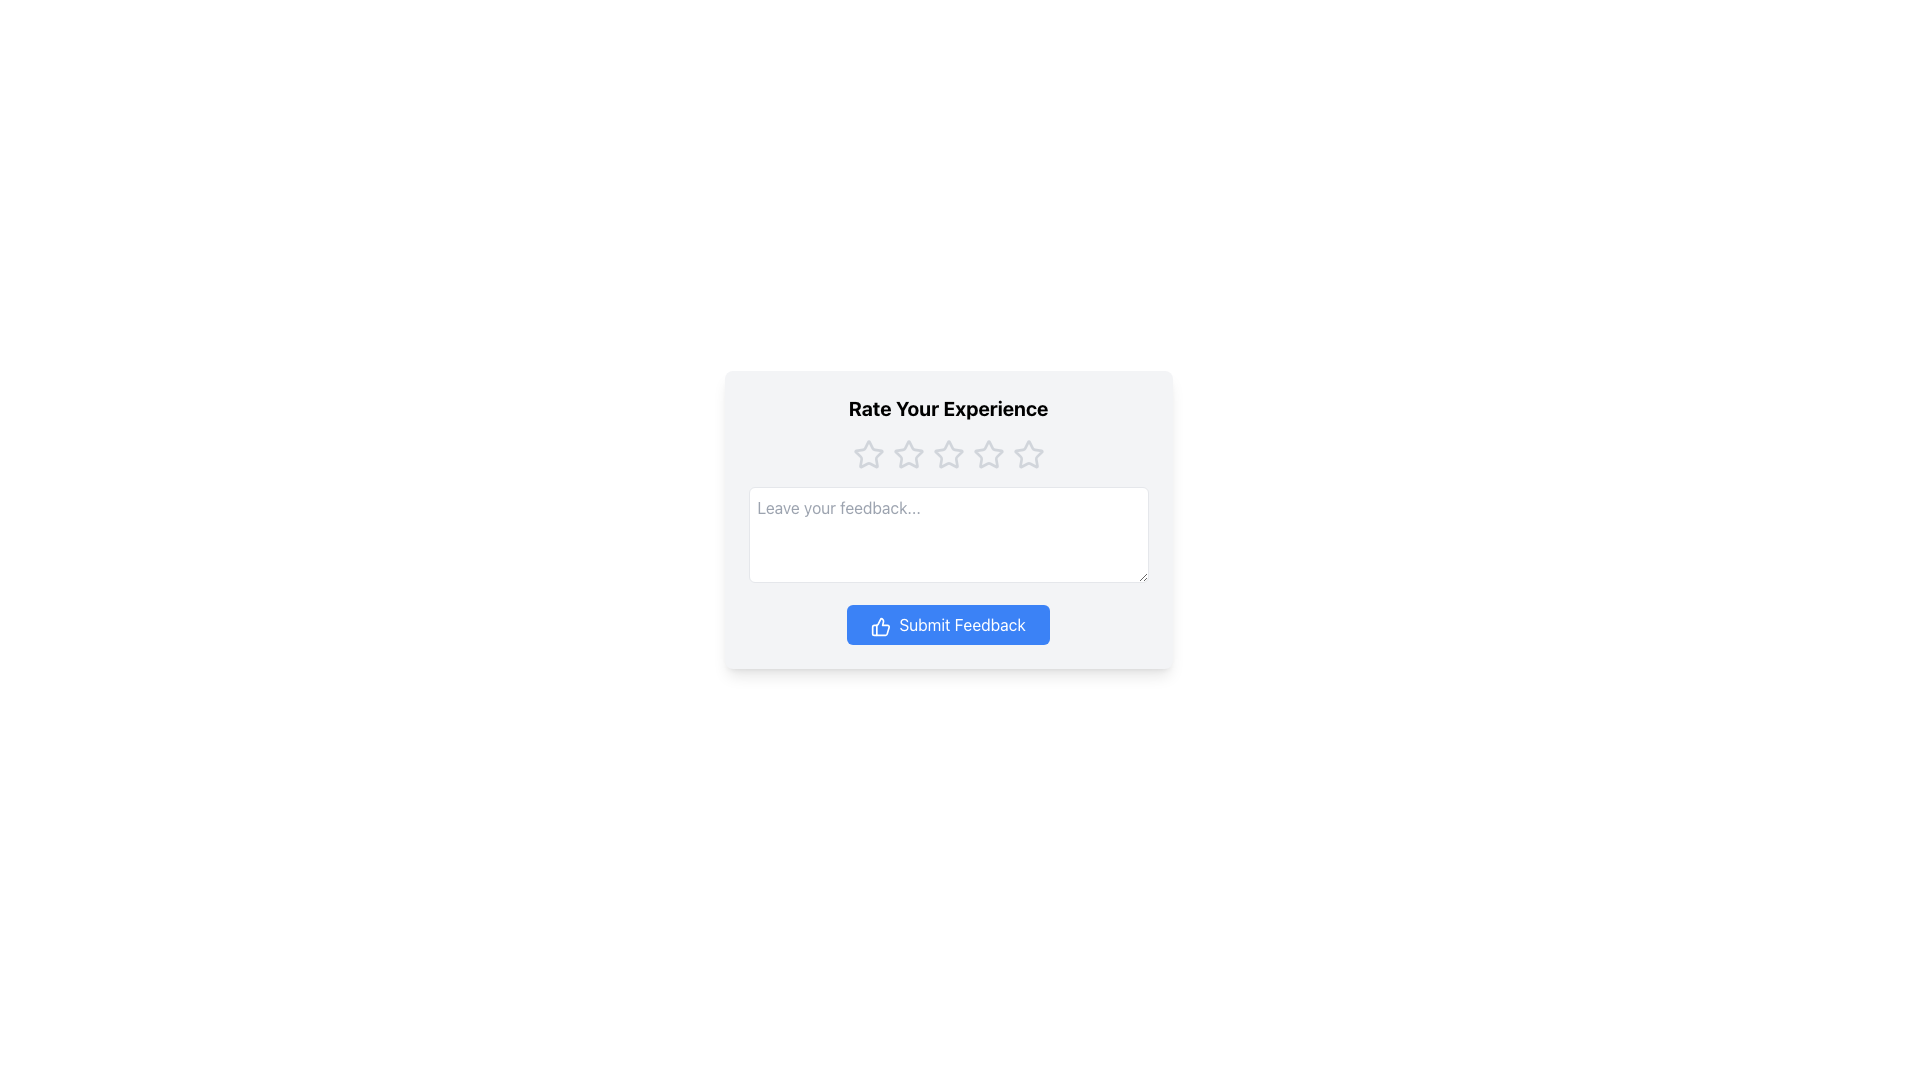 The image size is (1920, 1080). I want to click on the fifth star icon in the rating system, so click(988, 455).